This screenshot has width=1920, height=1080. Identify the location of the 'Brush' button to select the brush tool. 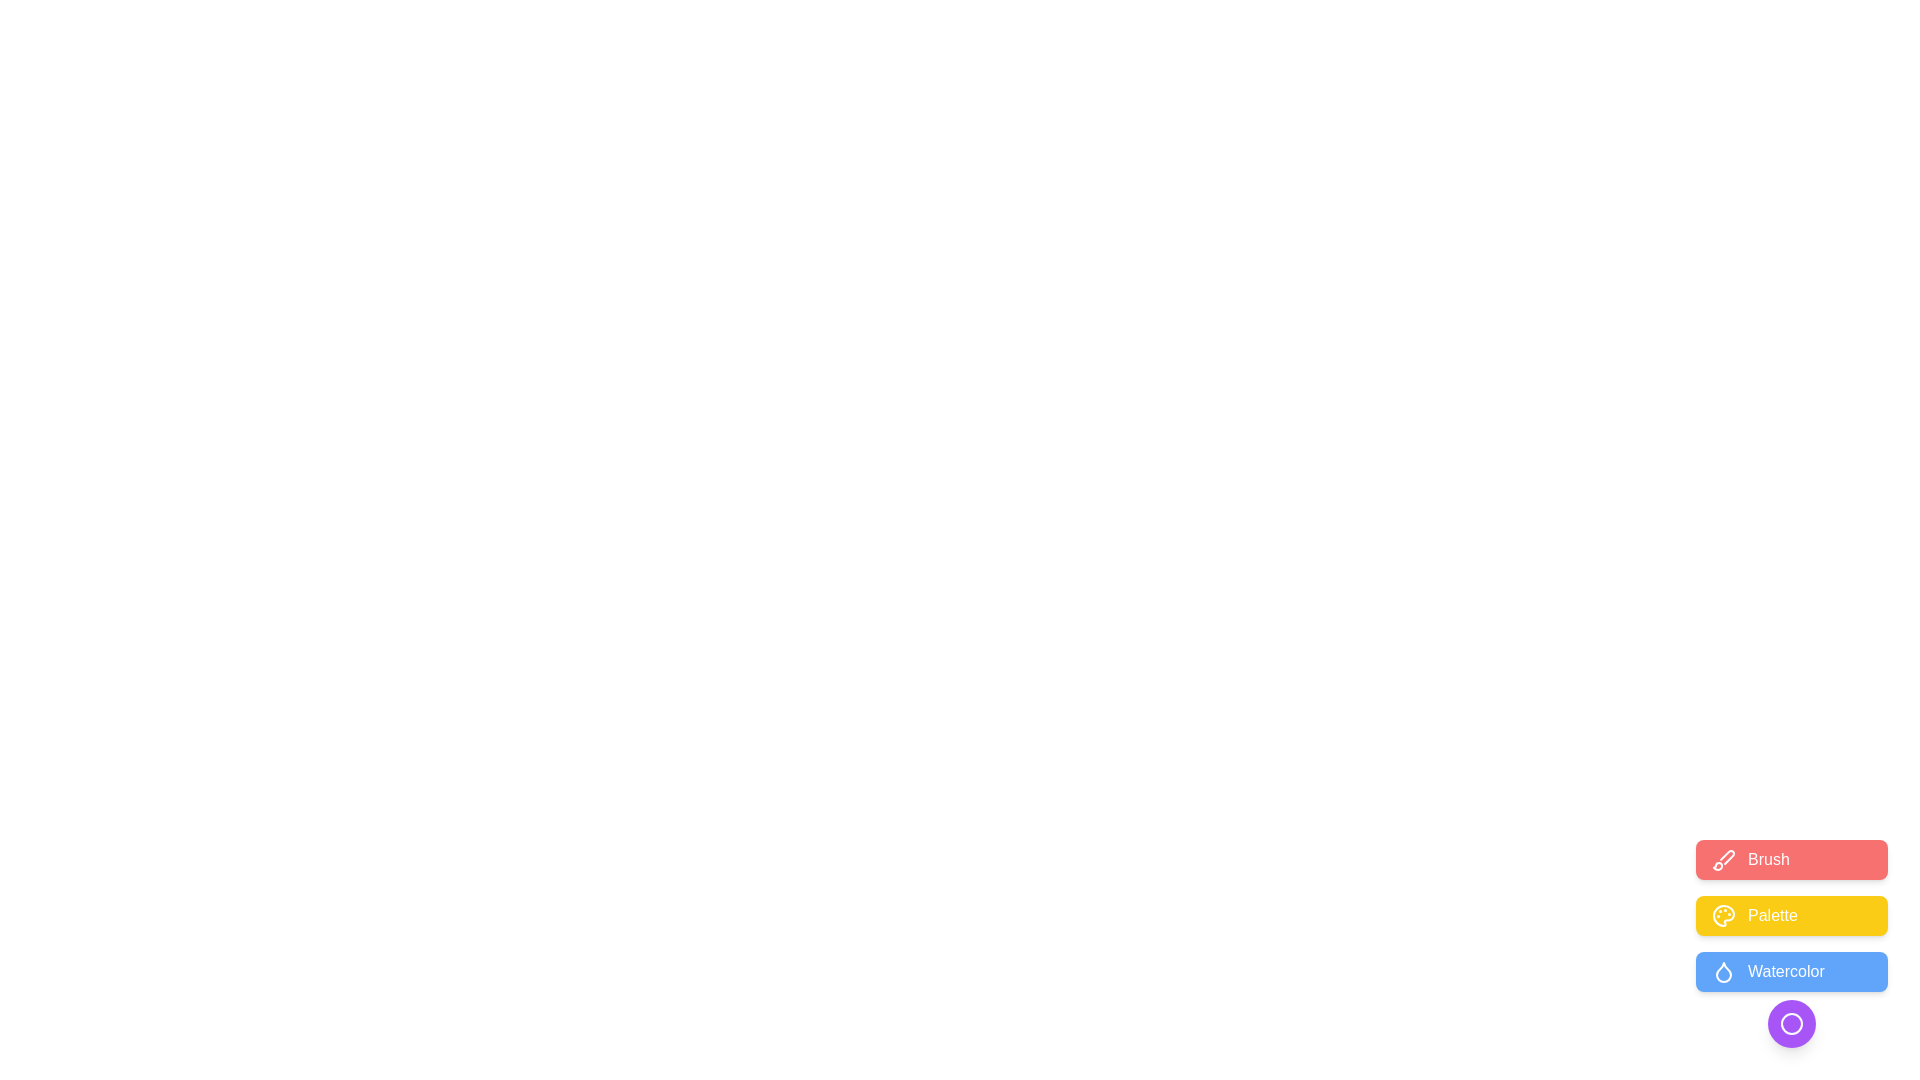
(1791, 859).